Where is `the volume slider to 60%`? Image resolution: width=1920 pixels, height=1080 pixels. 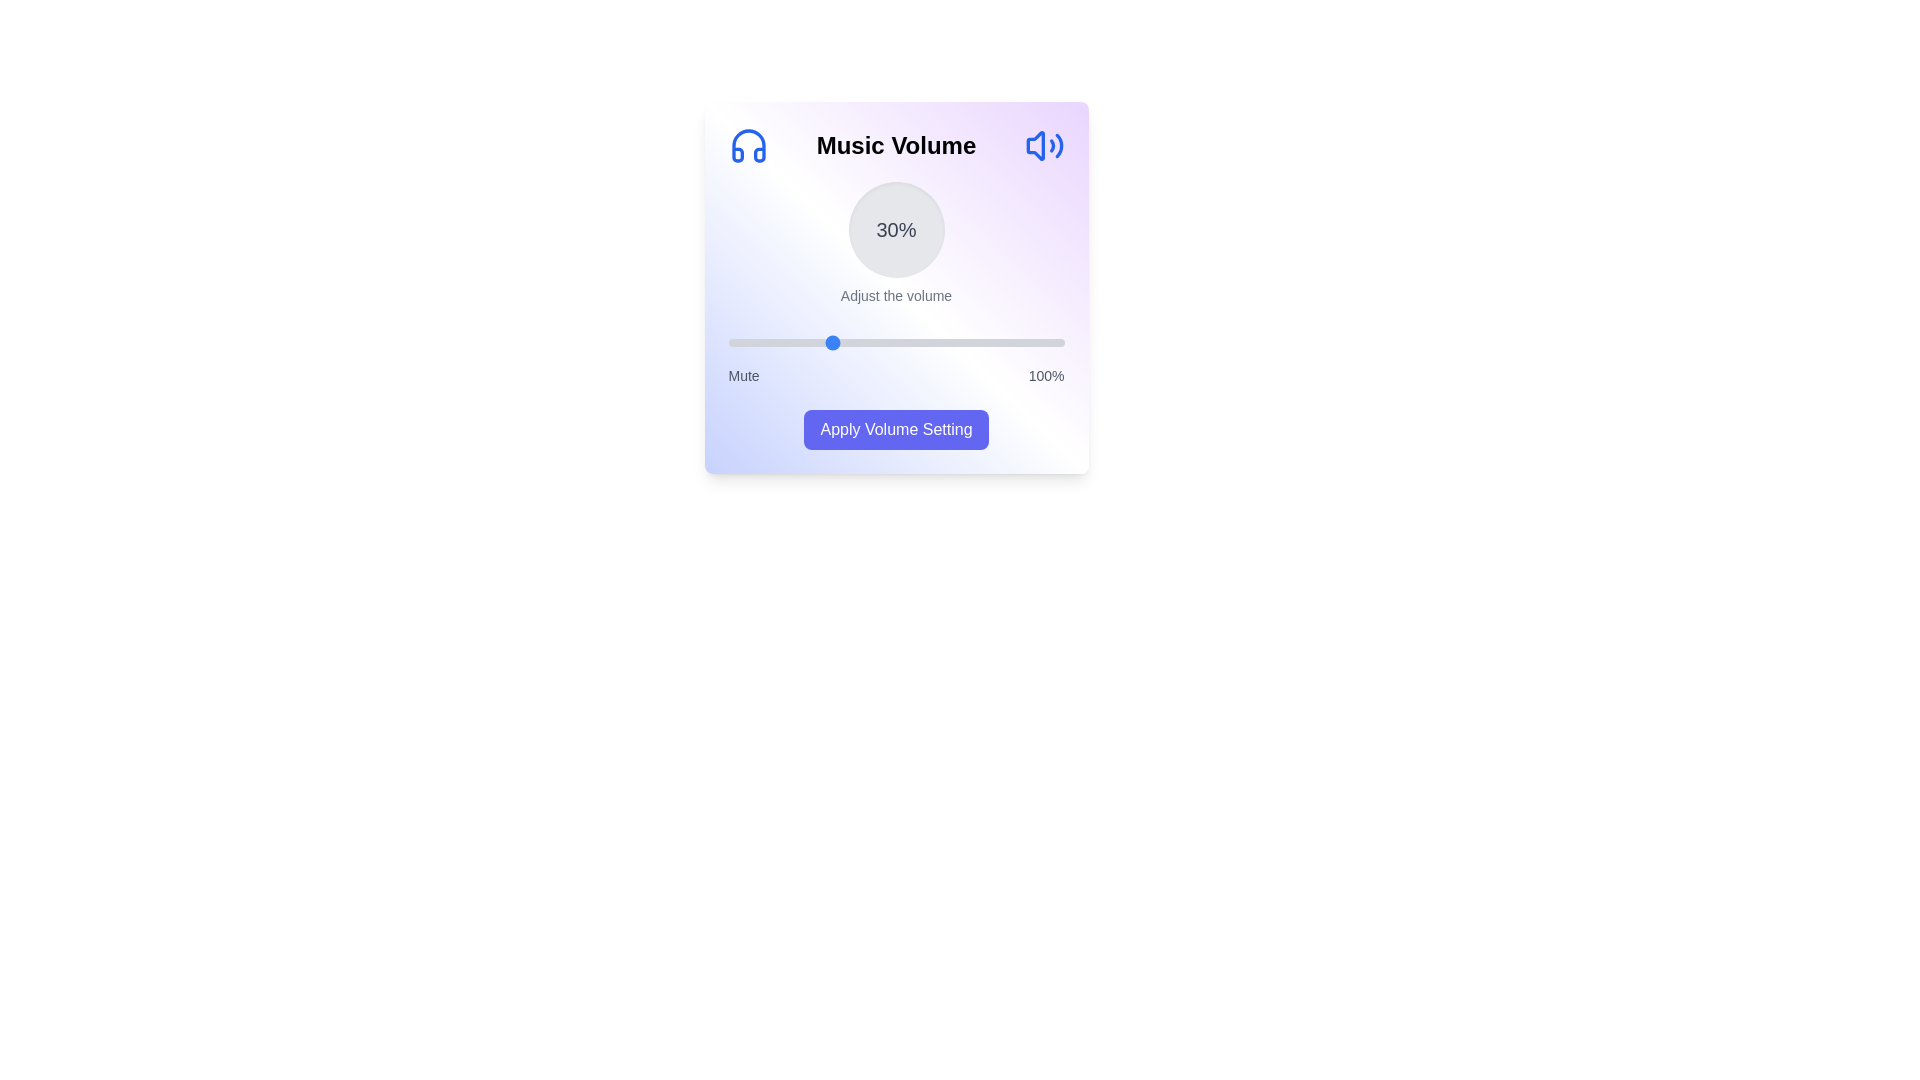 the volume slider to 60% is located at coordinates (929, 342).